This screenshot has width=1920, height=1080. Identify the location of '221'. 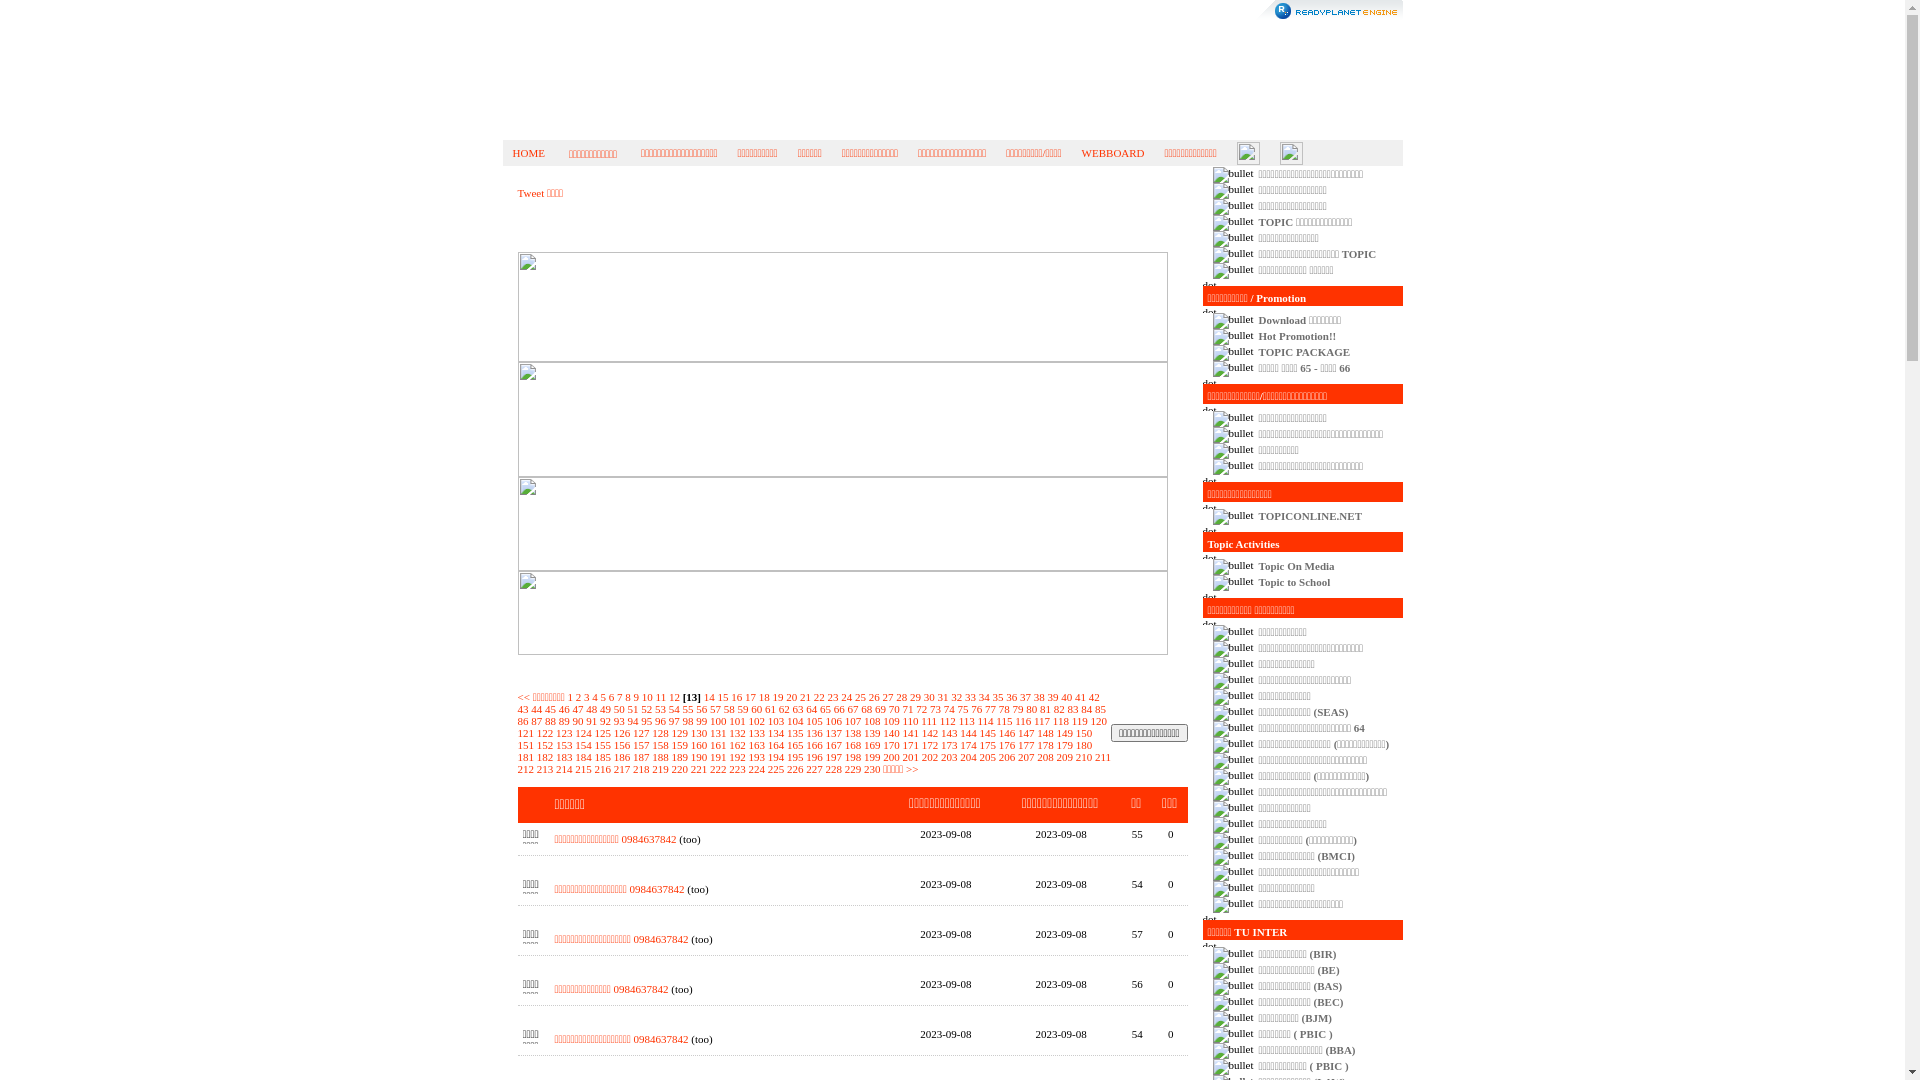
(699, 767).